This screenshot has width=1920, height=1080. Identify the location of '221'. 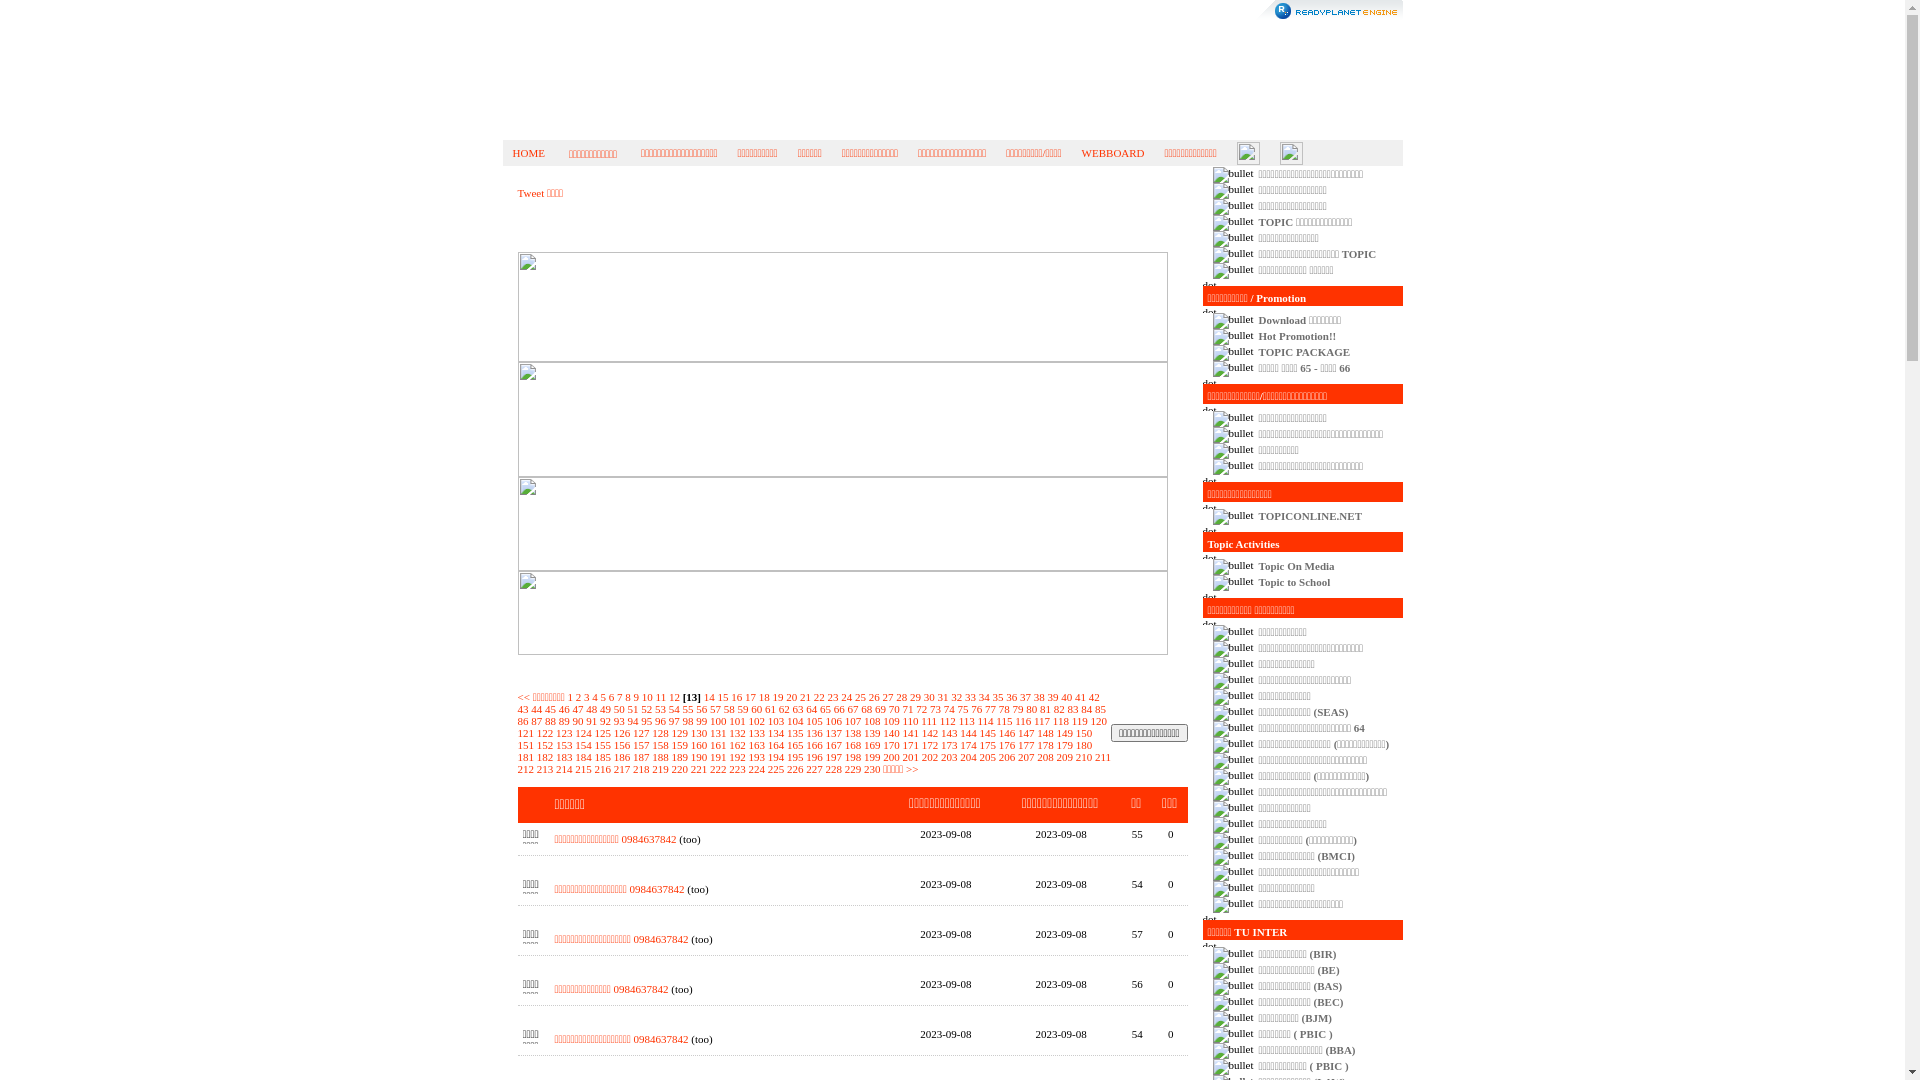
(699, 767).